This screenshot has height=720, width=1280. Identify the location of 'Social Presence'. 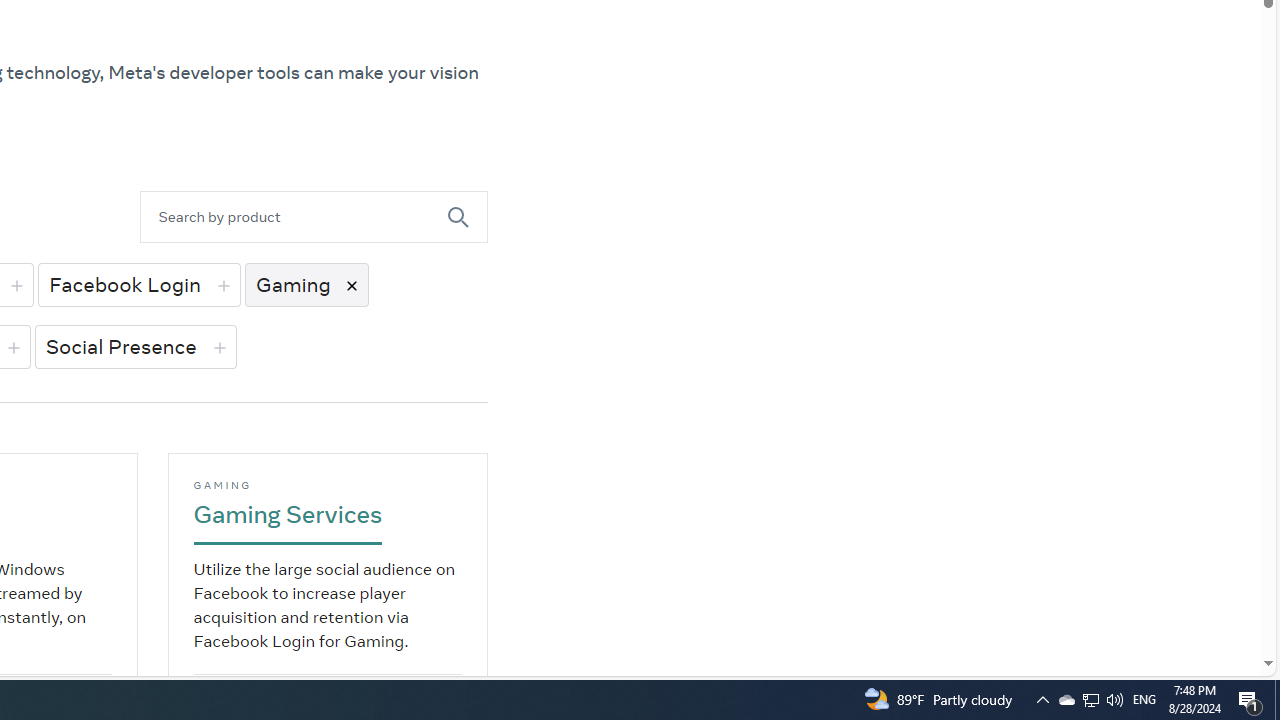
(134, 345).